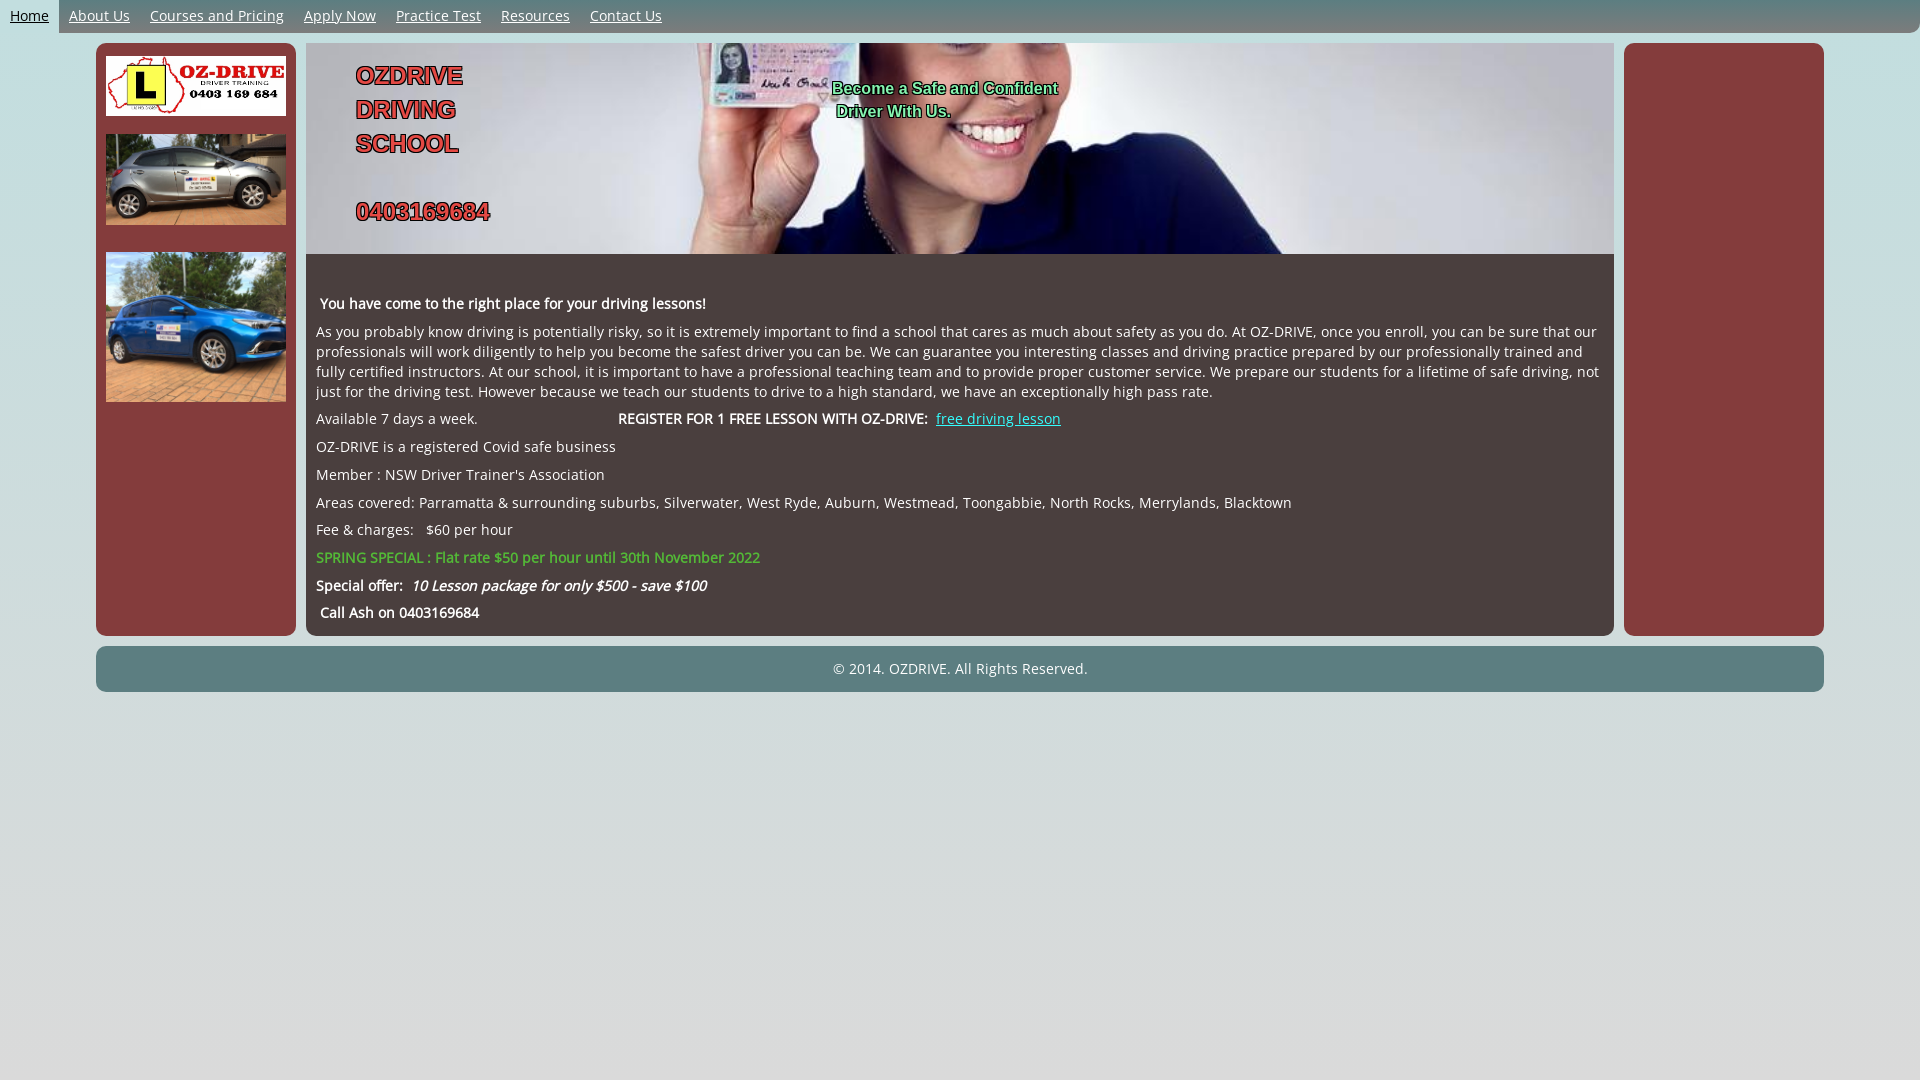 The height and width of the screenshot is (1080, 1920). I want to click on 'Apply Now', so click(340, 16).